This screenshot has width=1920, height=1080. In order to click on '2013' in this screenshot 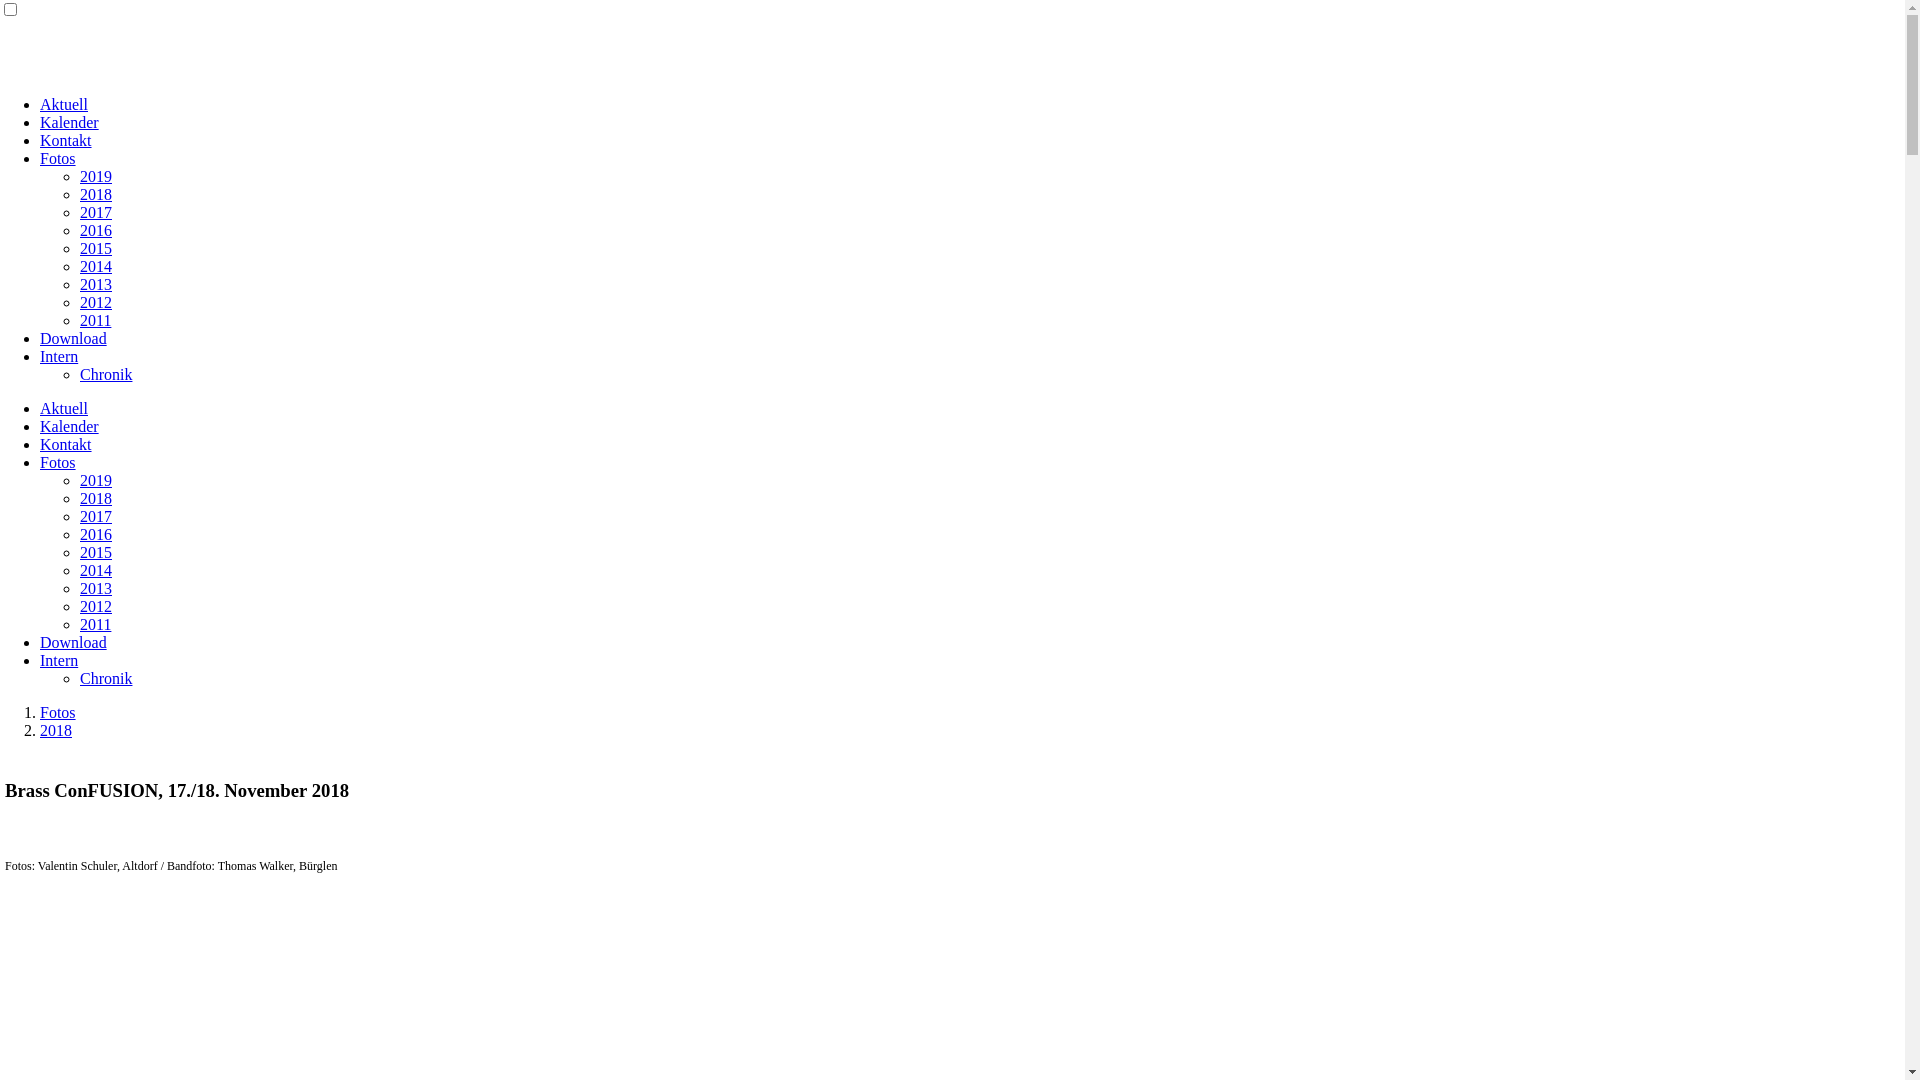, I will do `click(95, 587)`.